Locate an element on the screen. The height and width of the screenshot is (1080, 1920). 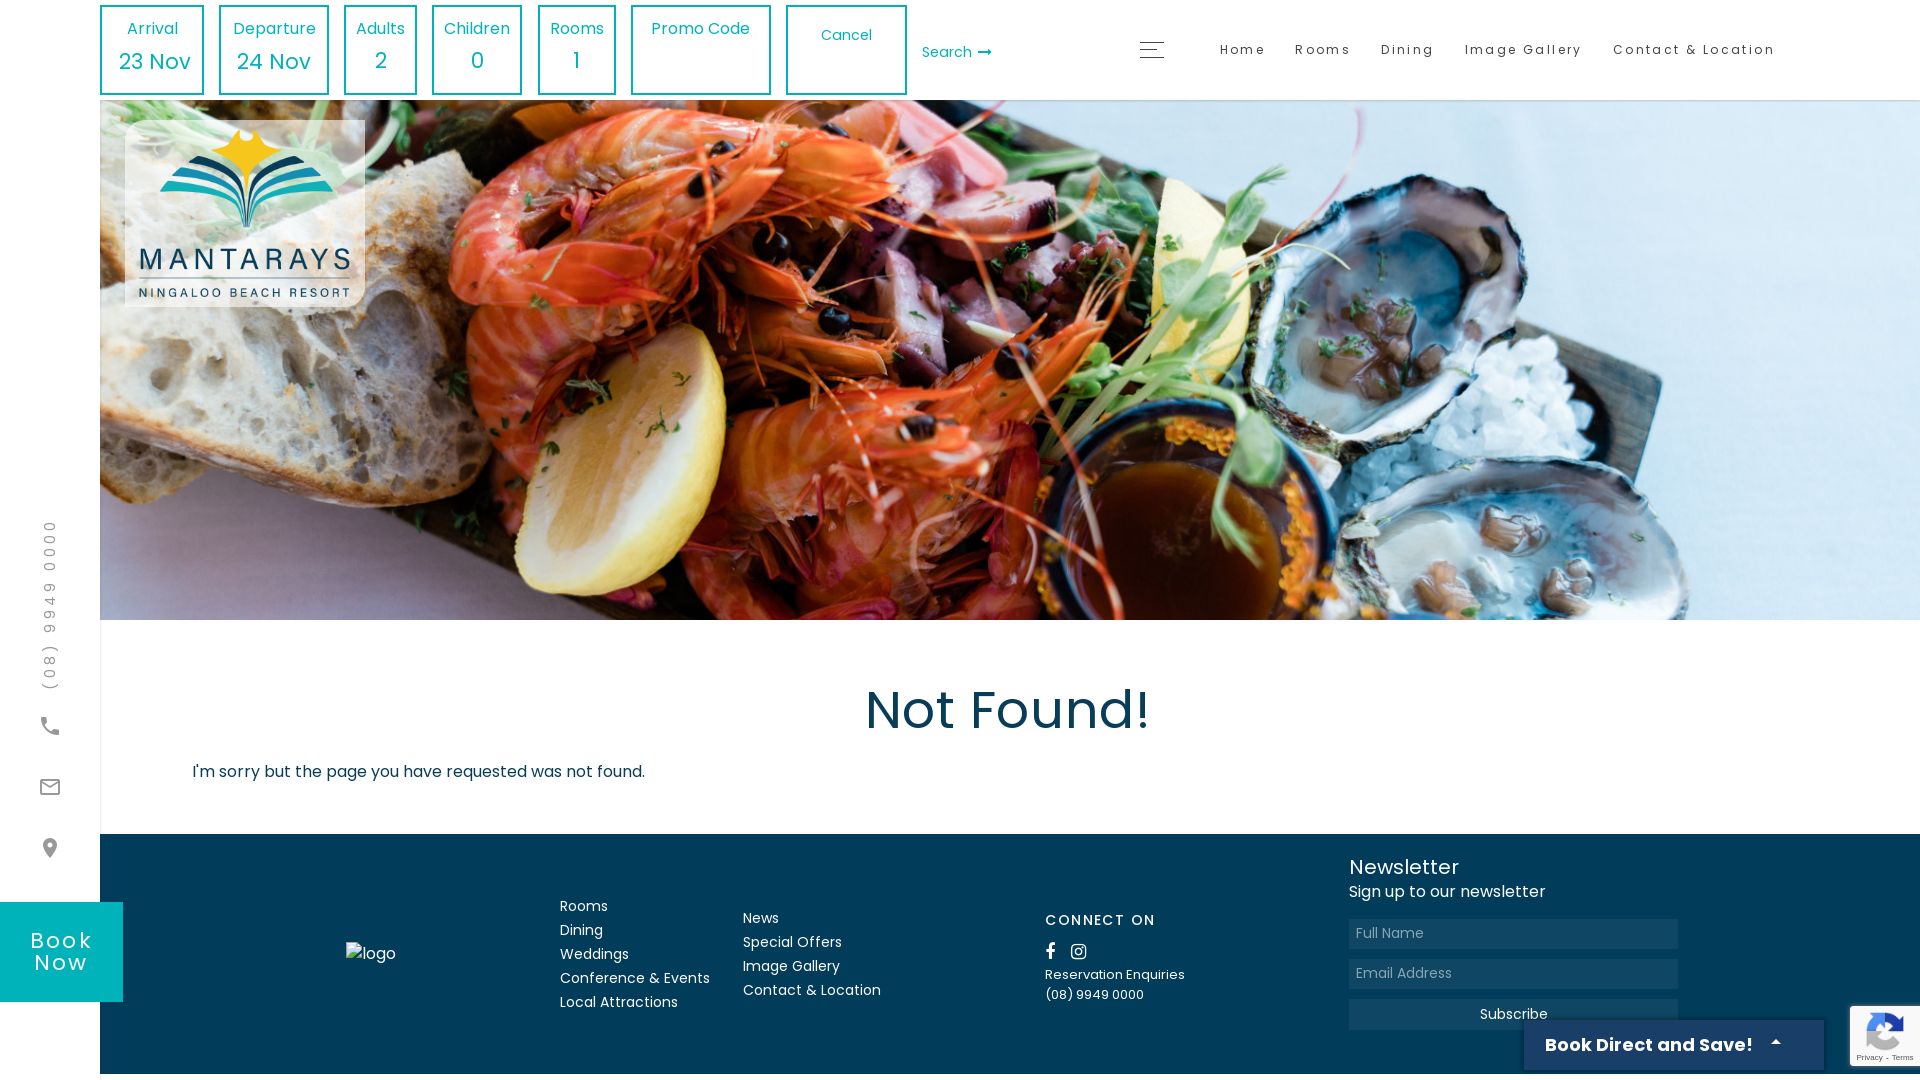
'Weddings' is located at coordinates (593, 952).